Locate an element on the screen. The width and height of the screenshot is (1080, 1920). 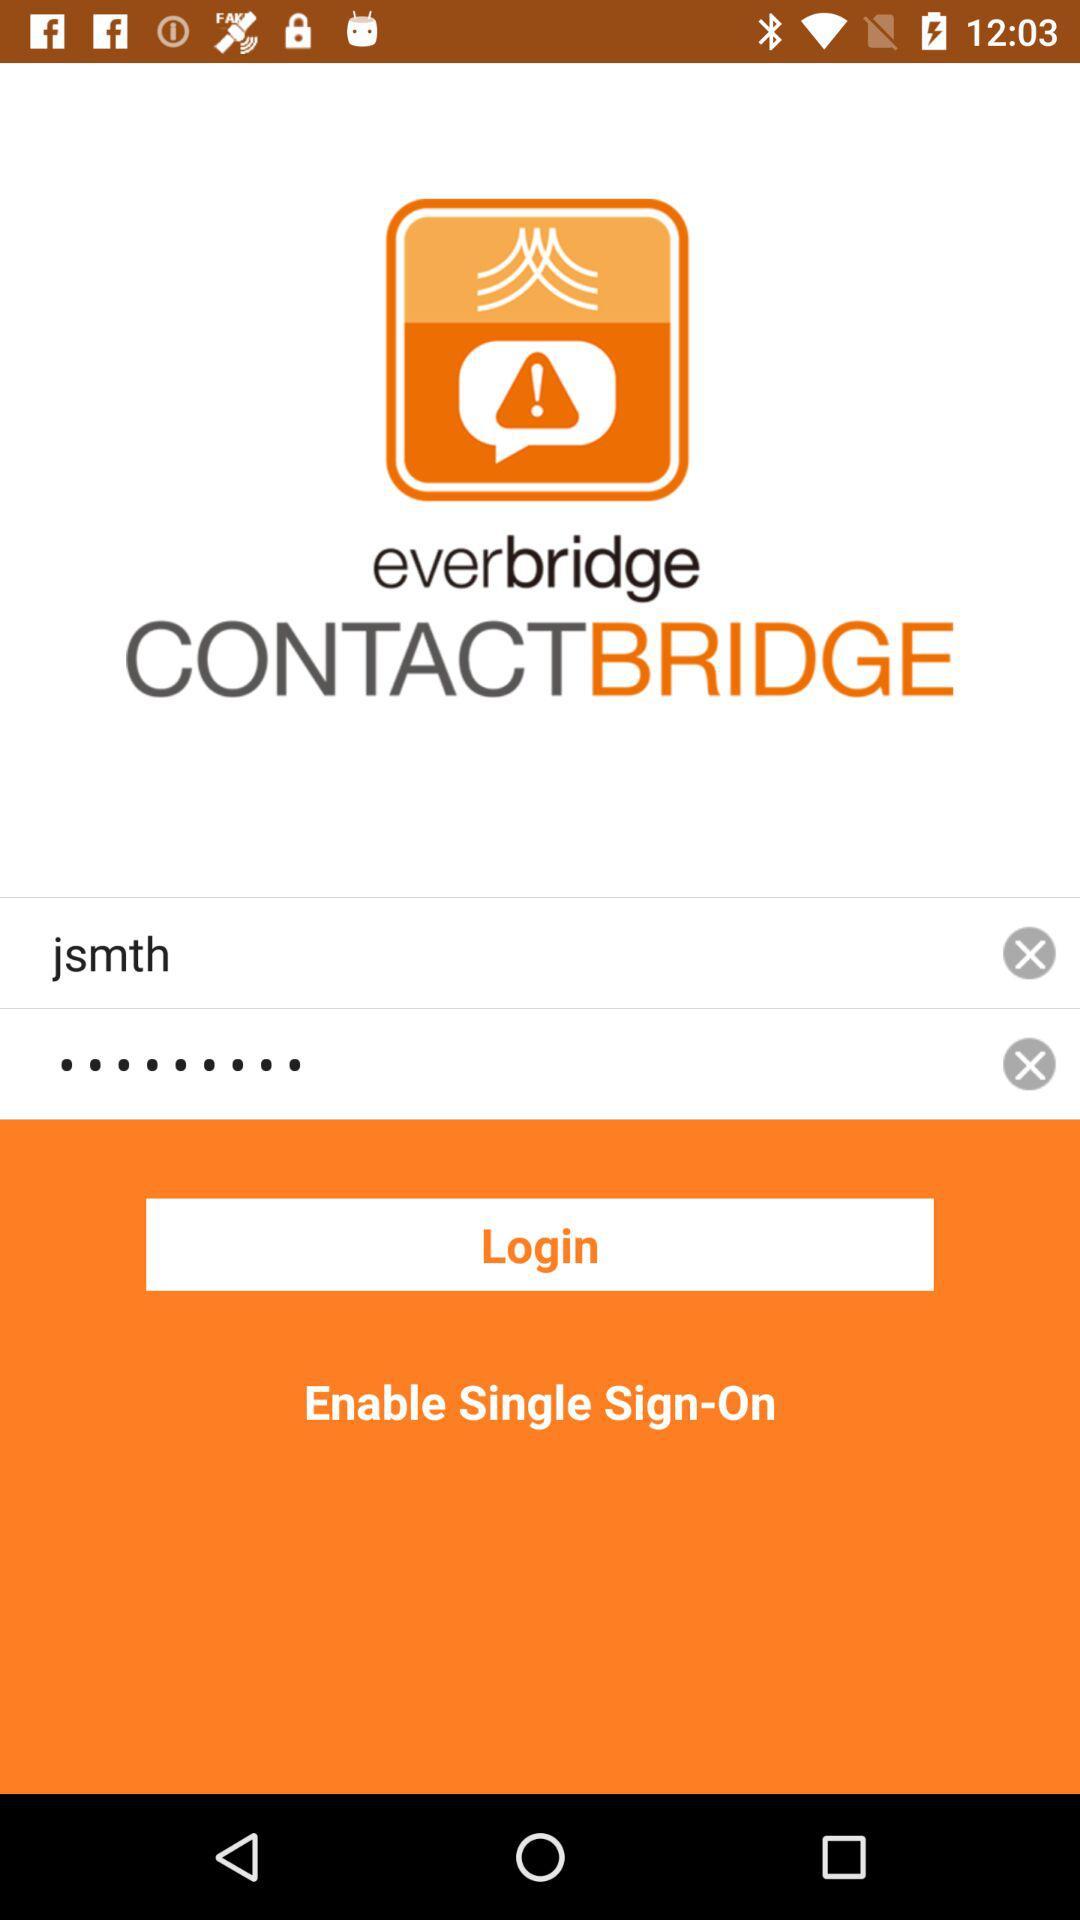
the close icon is located at coordinates (1029, 1062).